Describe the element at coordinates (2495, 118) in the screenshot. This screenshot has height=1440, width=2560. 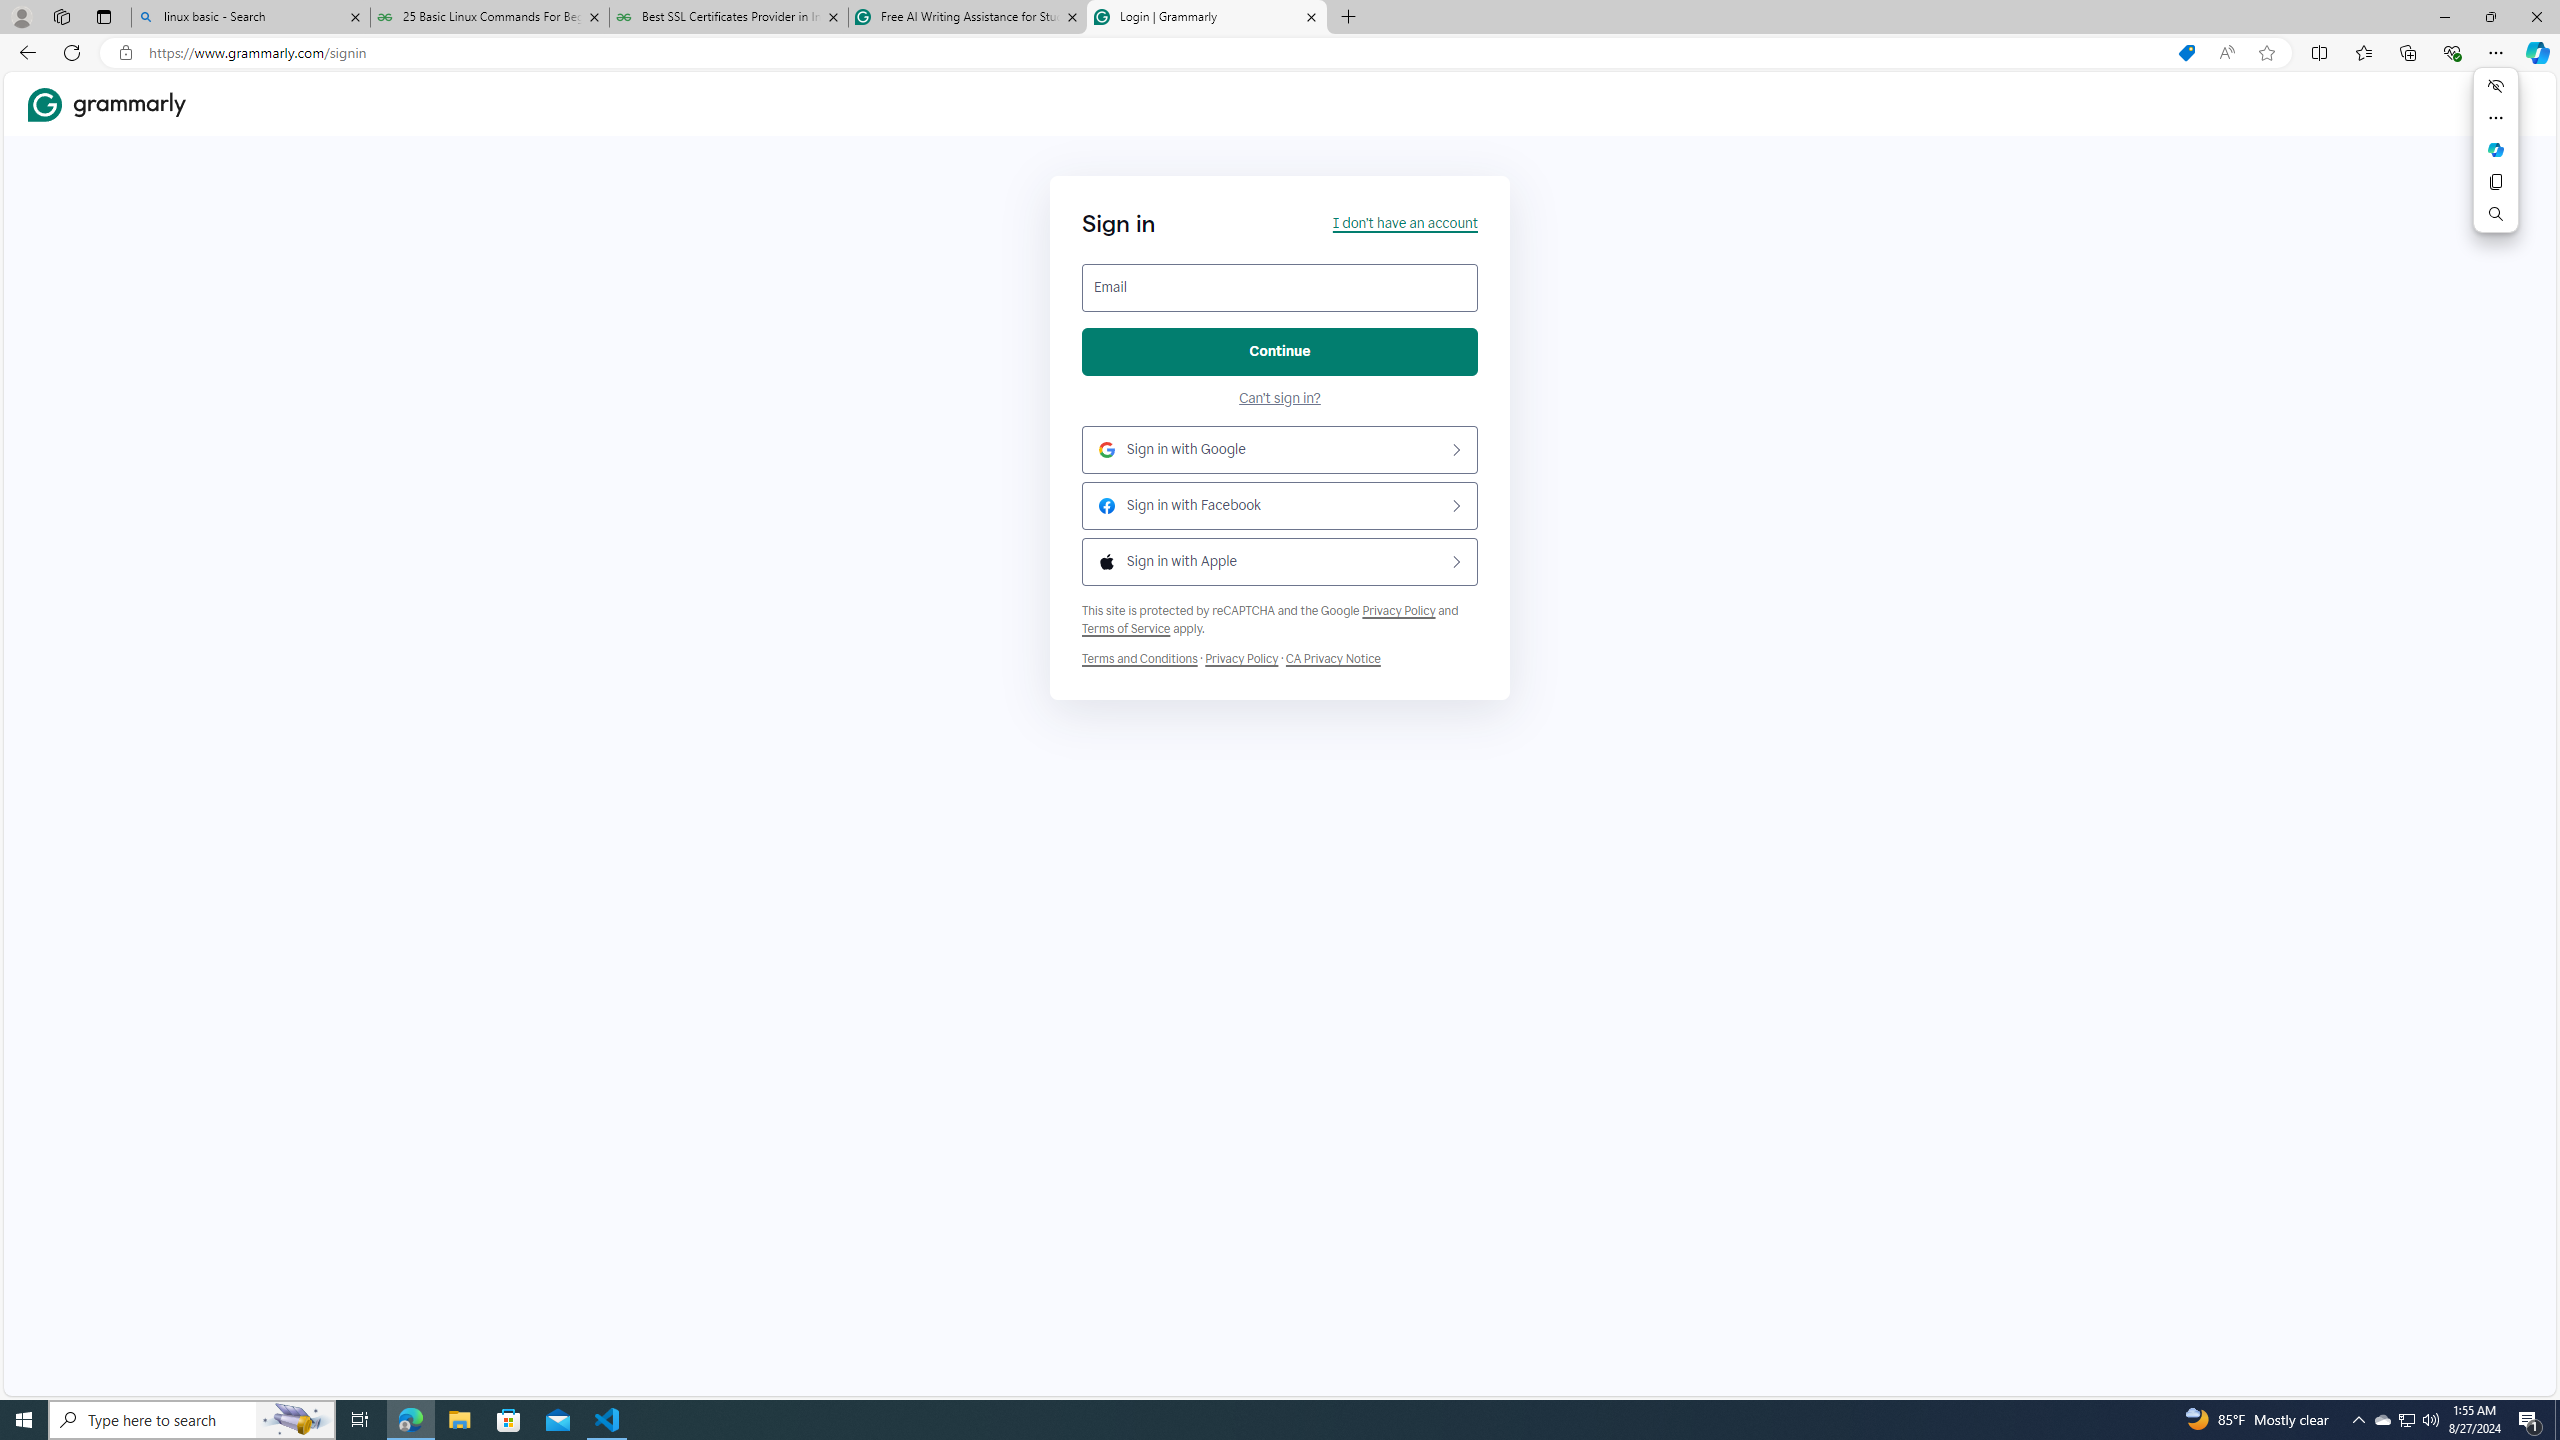
I see `'More actions'` at that location.